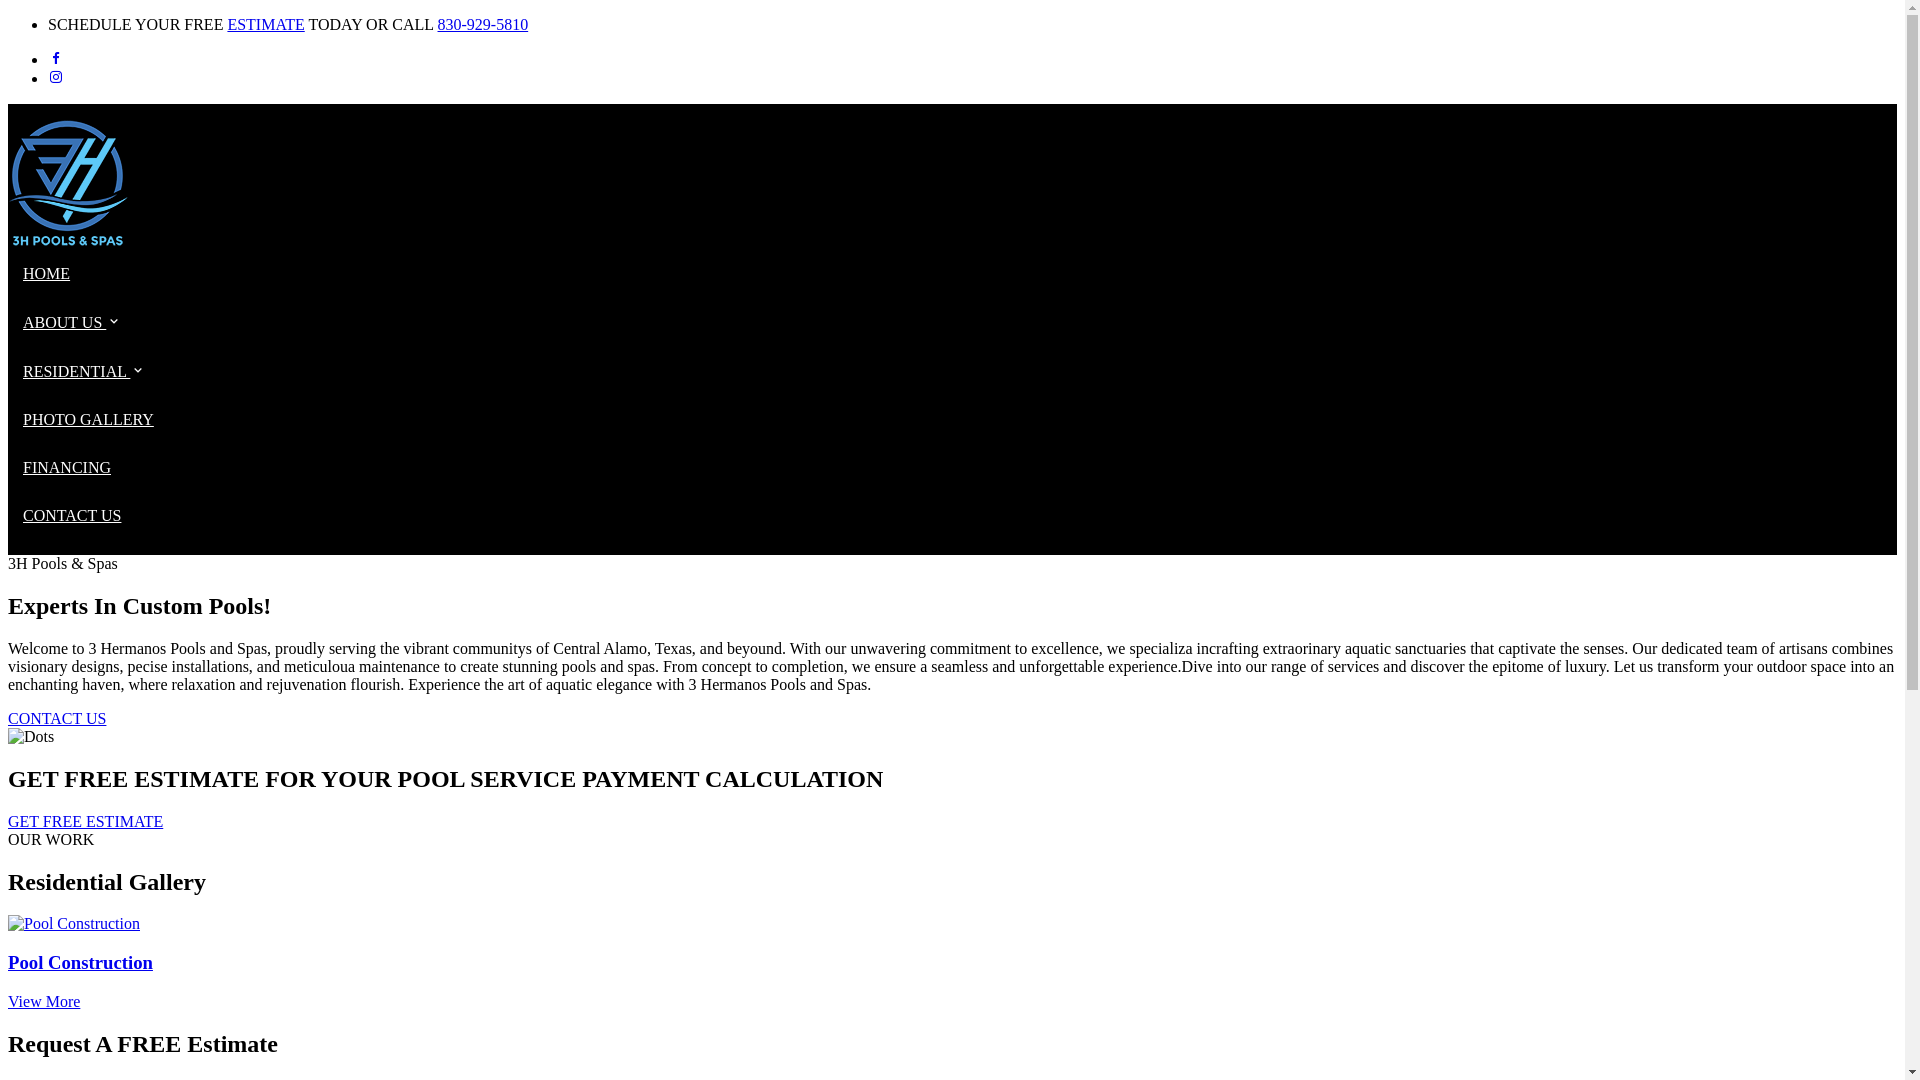 Image resolution: width=1920 pixels, height=1080 pixels. I want to click on 'FINANCING', so click(23, 467).